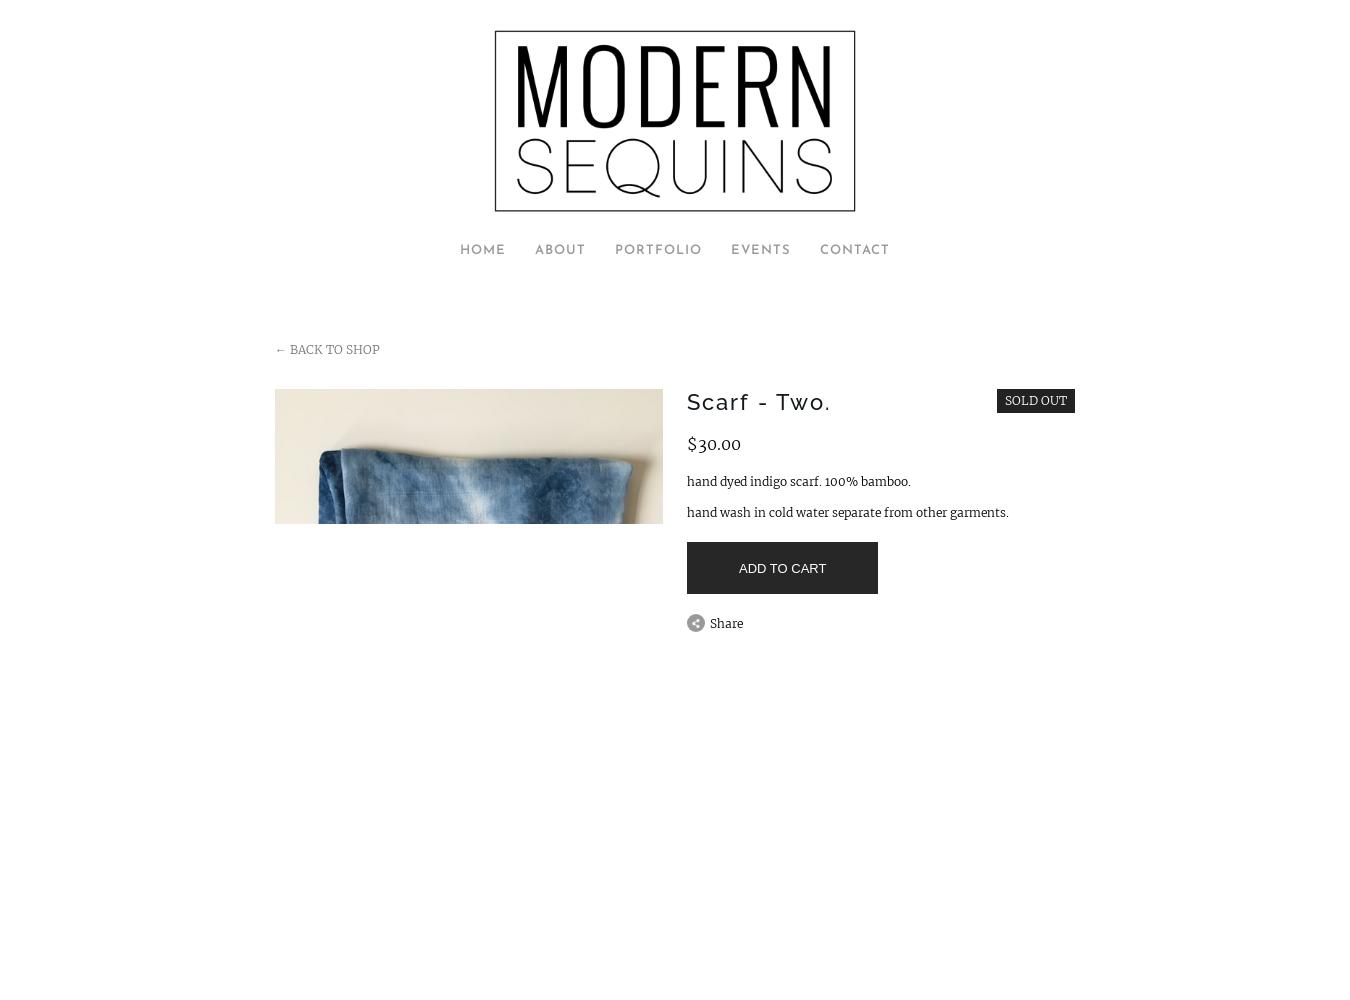 The image size is (1350, 1000). What do you see at coordinates (781, 566) in the screenshot?
I see `'Add To Cart'` at bounding box center [781, 566].